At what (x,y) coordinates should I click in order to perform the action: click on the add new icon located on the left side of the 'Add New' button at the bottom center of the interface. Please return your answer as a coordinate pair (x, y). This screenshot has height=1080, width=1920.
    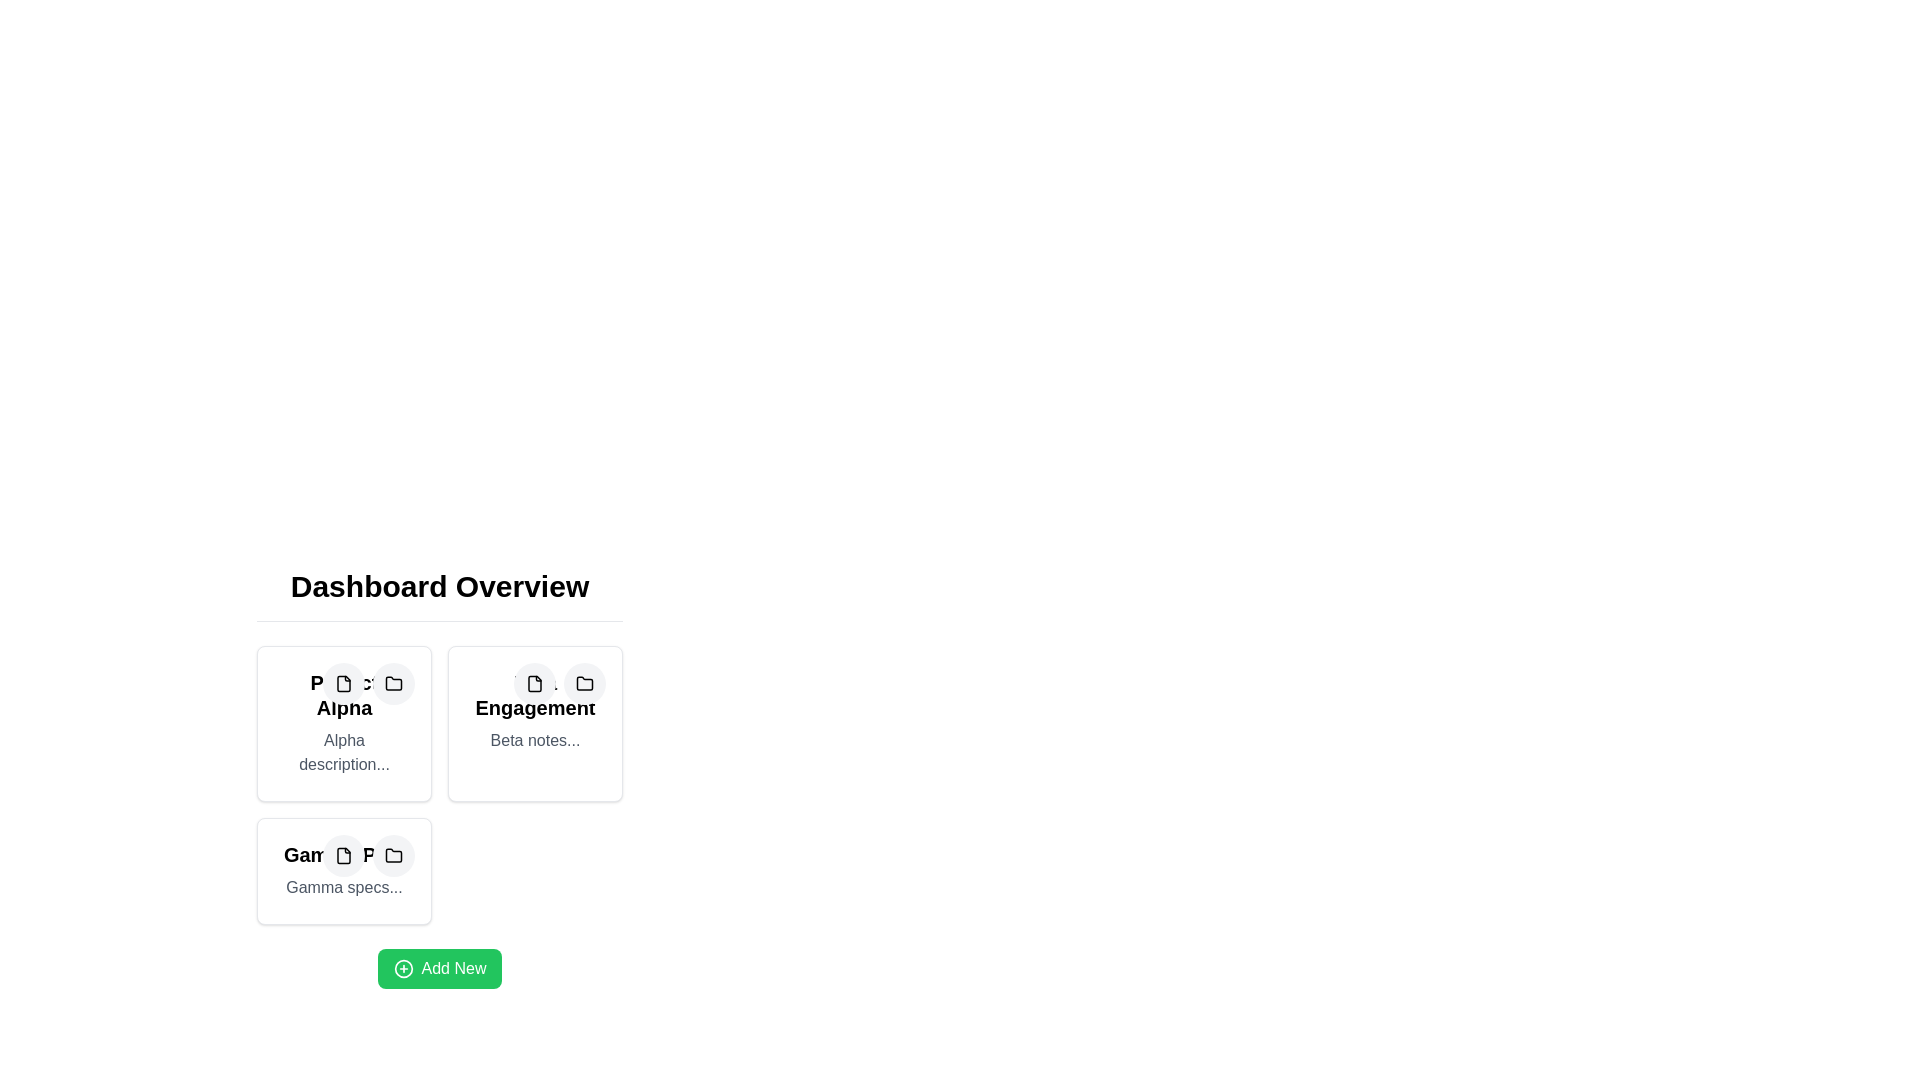
    Looking at the image, I should click on (402, 967).